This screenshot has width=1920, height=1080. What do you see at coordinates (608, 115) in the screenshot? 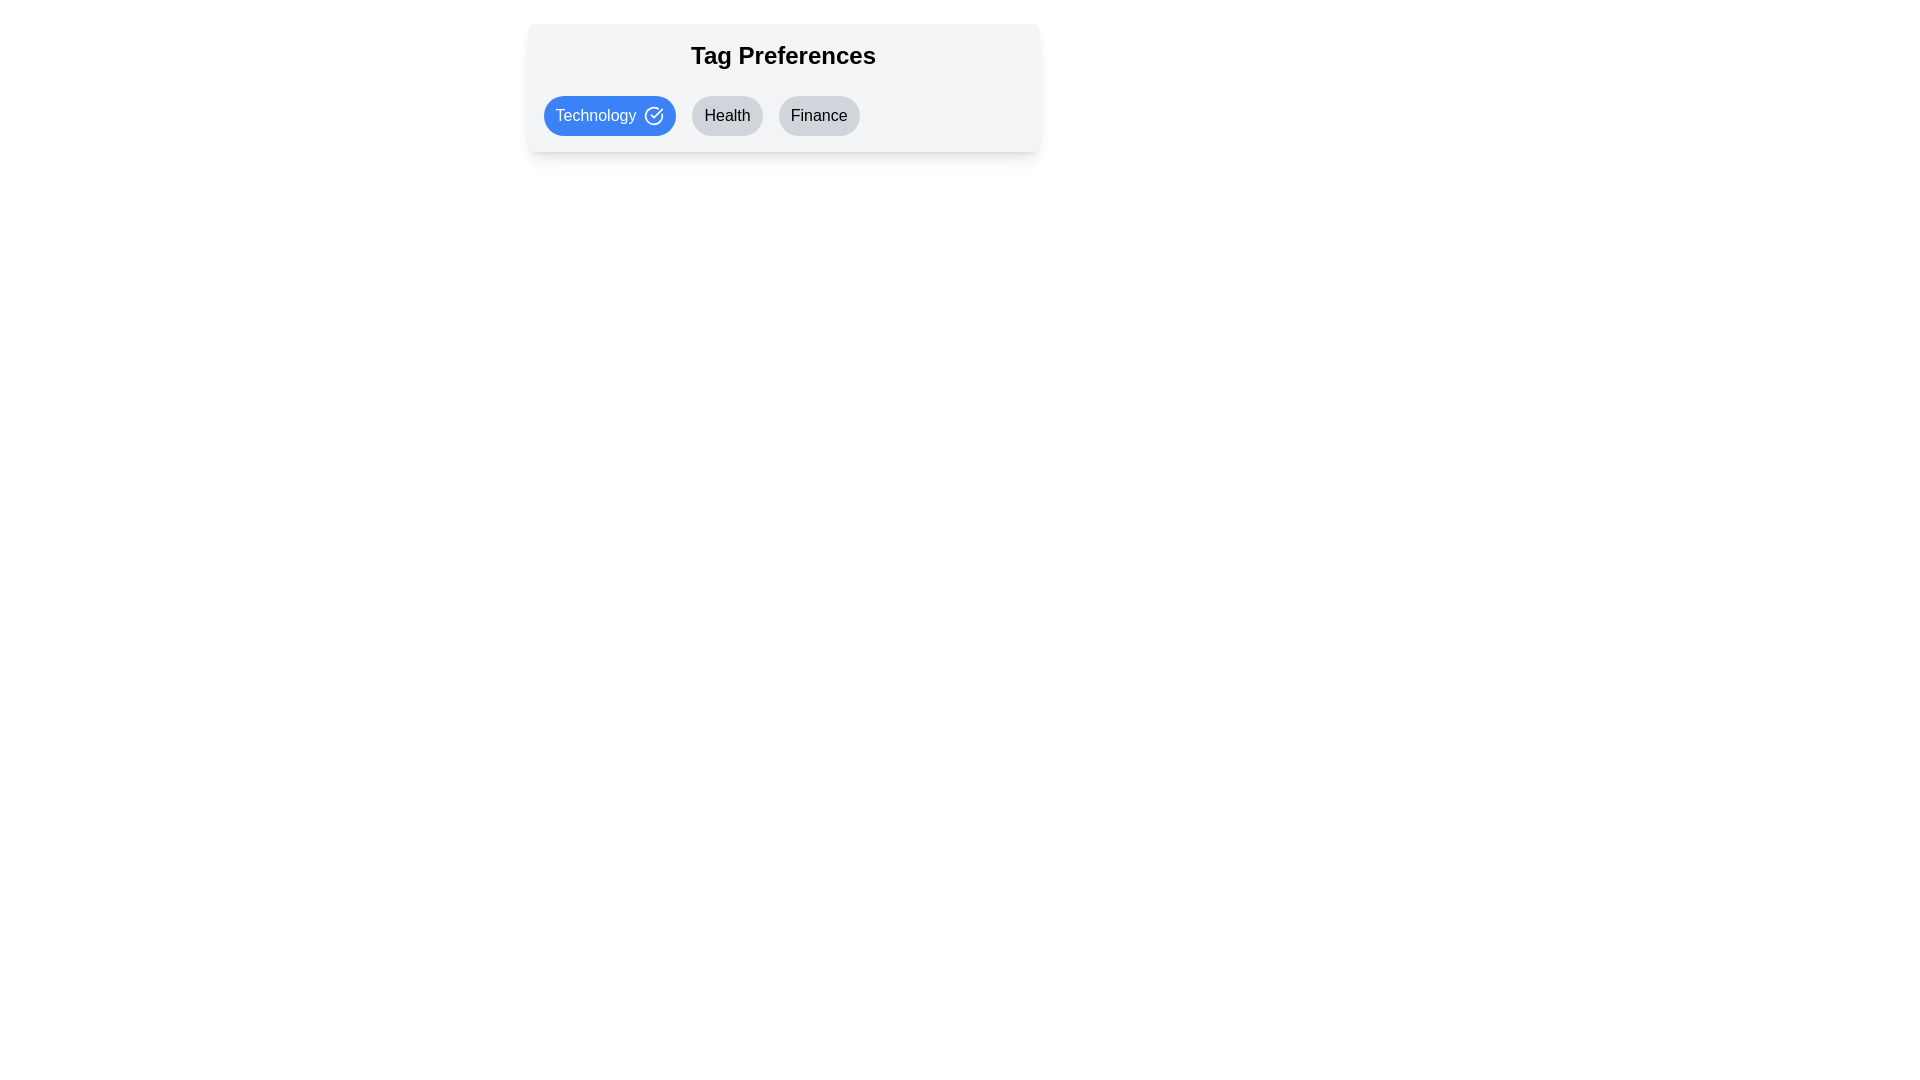
I see `the tag labeled Technology` at bounding box center [608, 115].